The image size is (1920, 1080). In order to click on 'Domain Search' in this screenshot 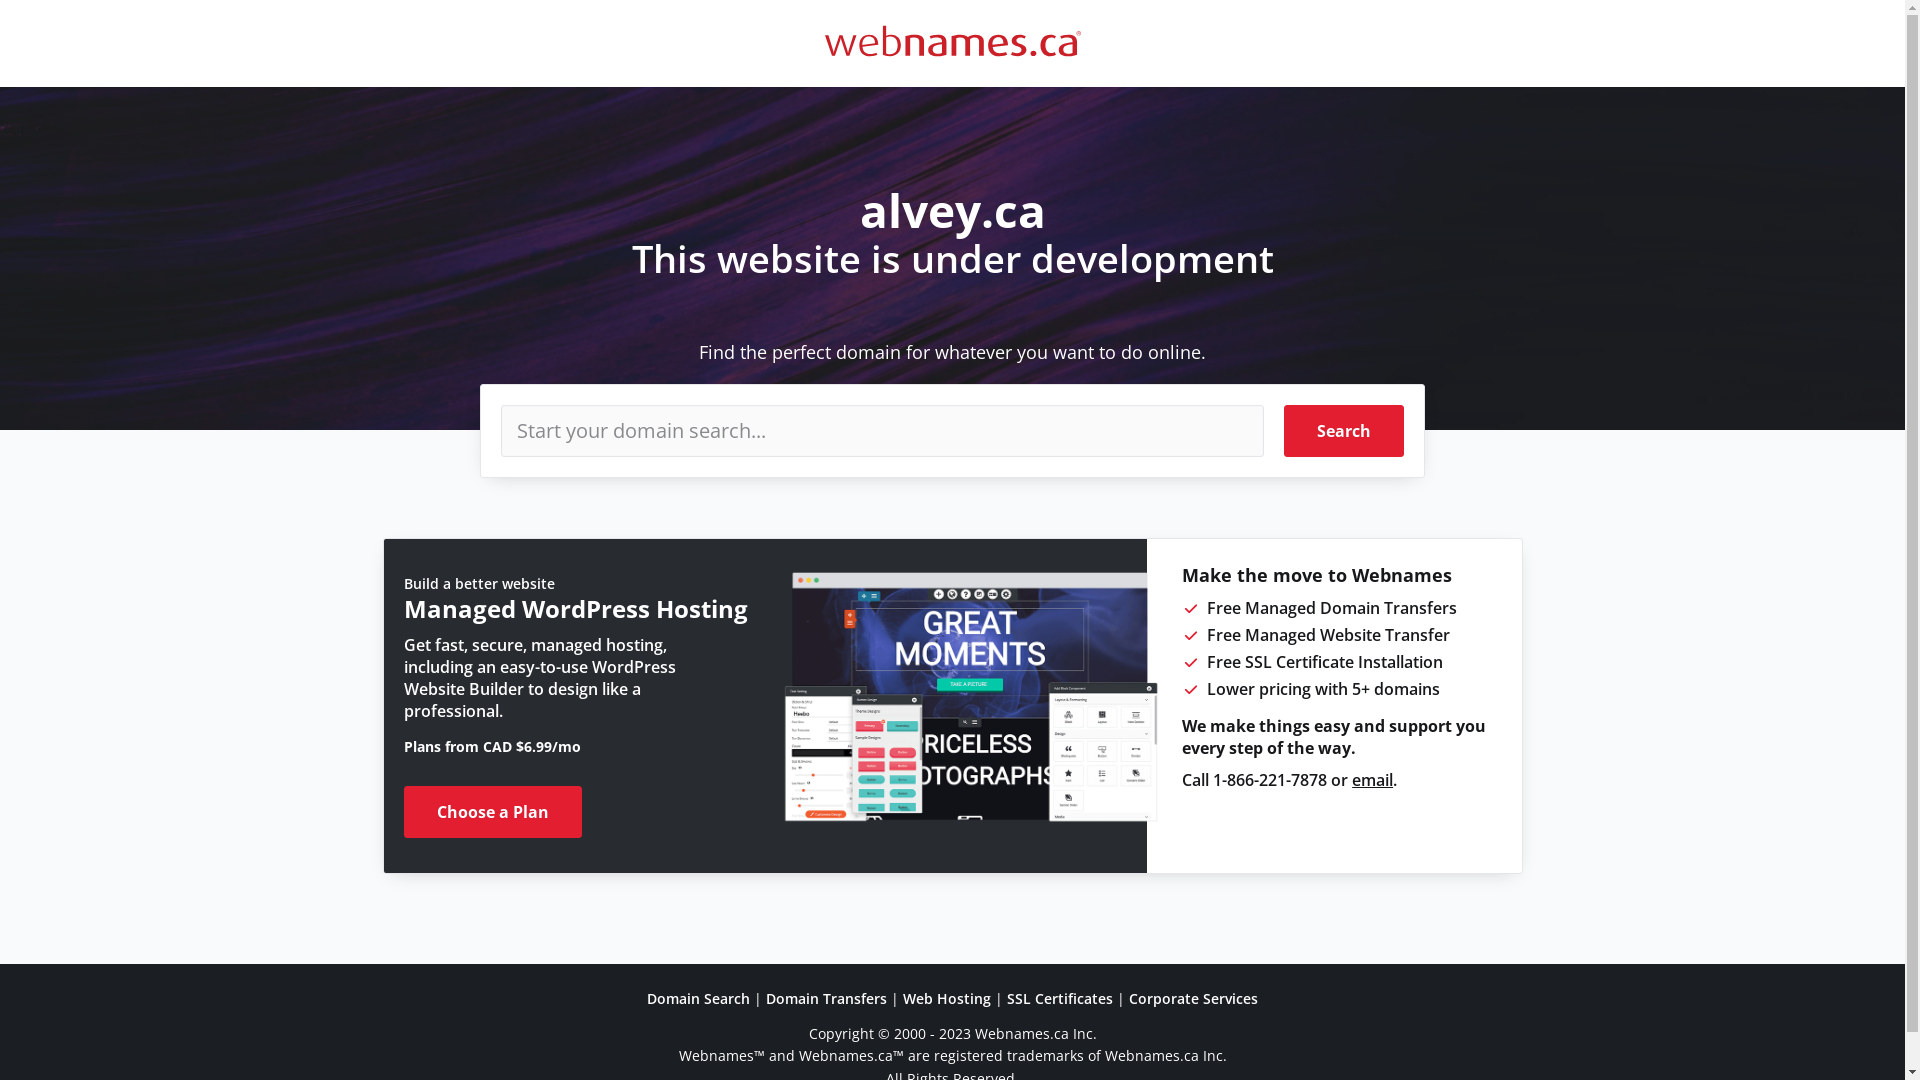, I will do `click(698, 998)`.